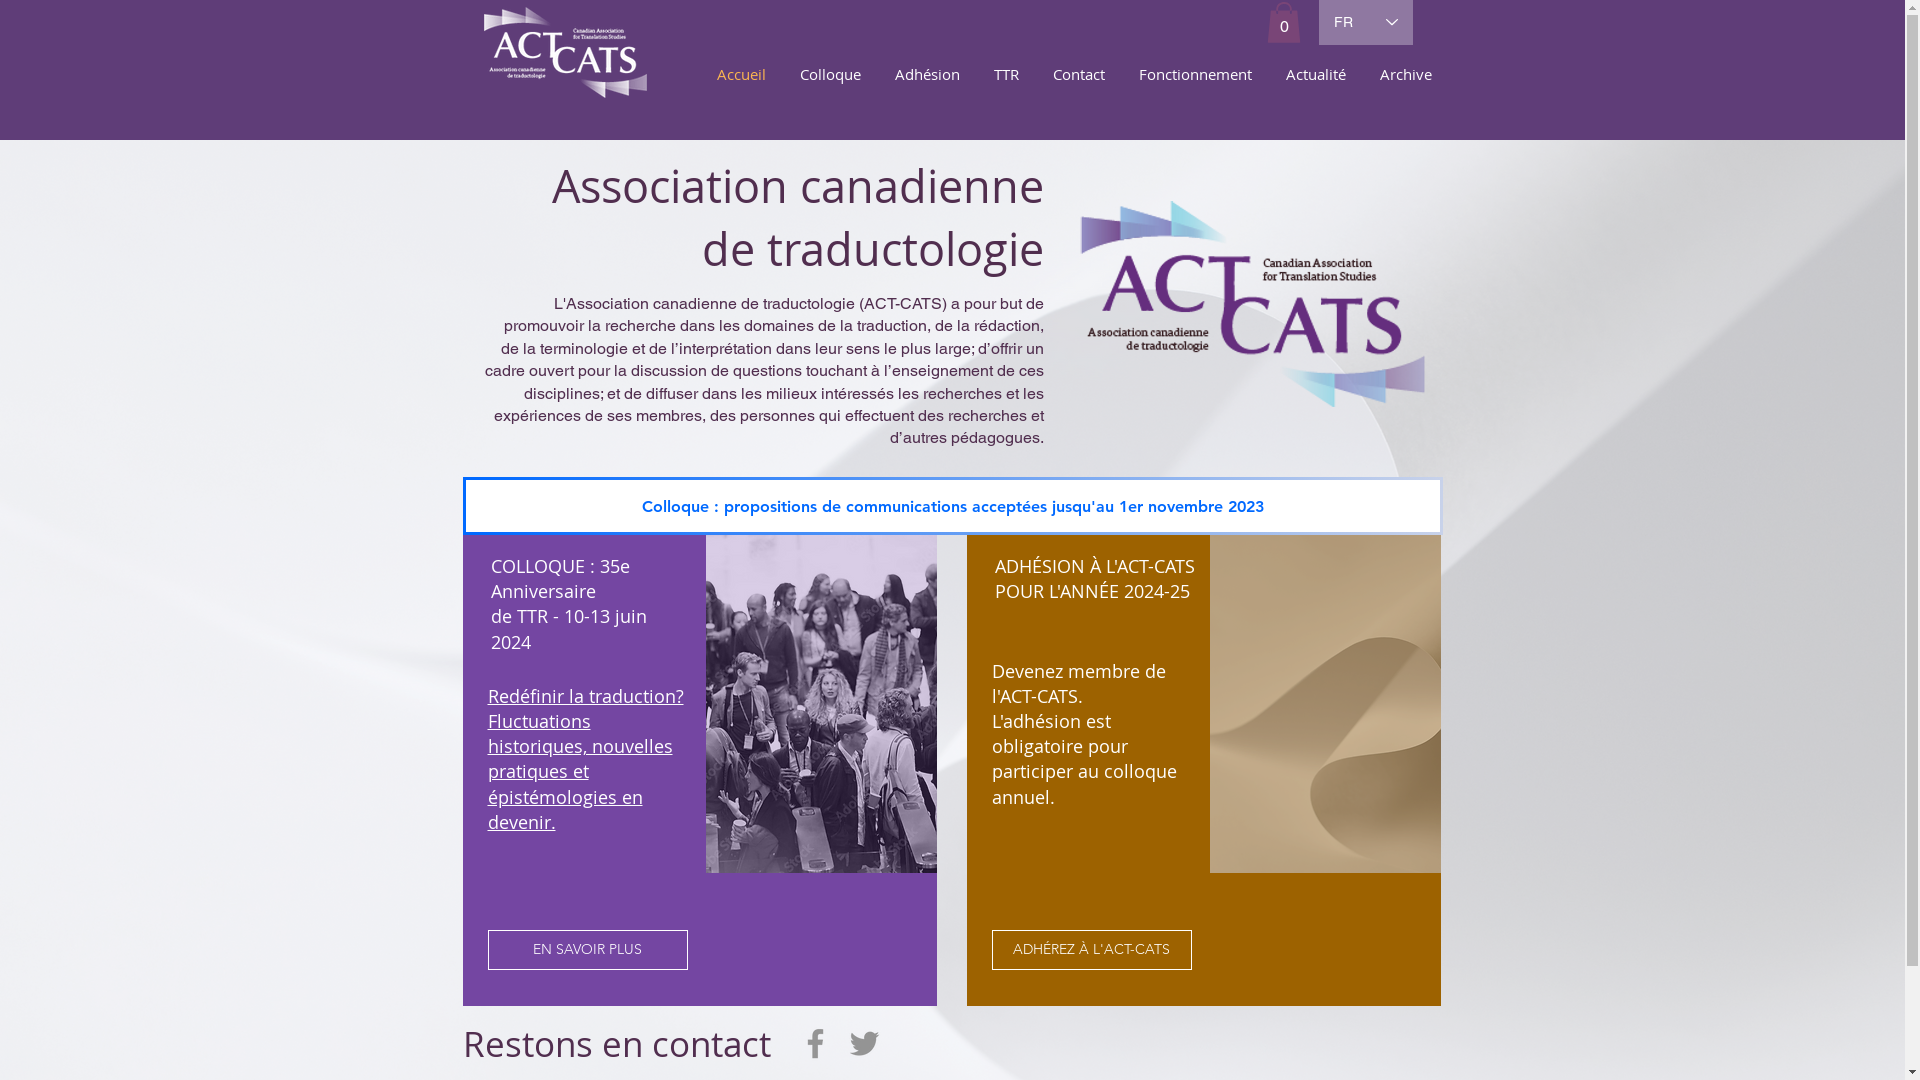 Image resolution: width=1920 pixels, height=1080 pixels. I want to click on 'Archive', so click(1362, 73).